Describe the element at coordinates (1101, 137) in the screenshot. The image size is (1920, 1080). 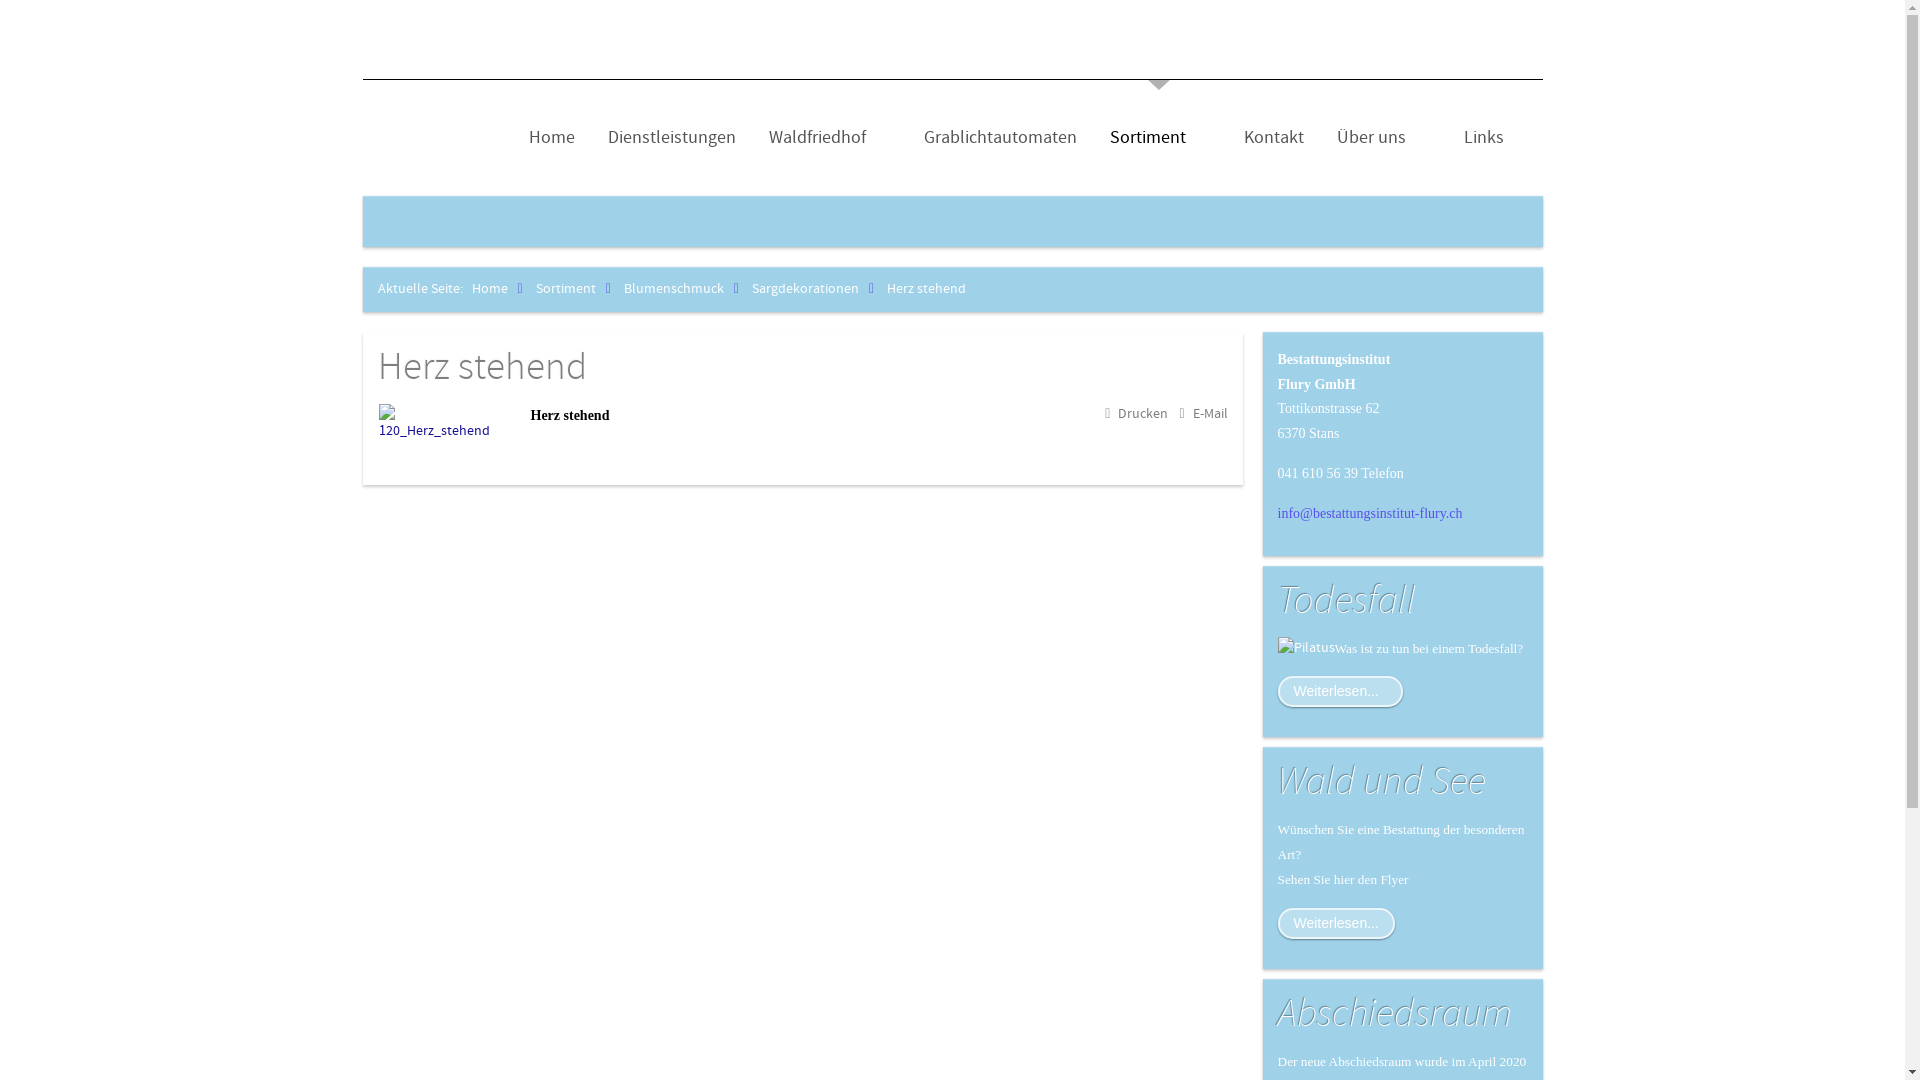
I see `'Sortiment'` at that location.